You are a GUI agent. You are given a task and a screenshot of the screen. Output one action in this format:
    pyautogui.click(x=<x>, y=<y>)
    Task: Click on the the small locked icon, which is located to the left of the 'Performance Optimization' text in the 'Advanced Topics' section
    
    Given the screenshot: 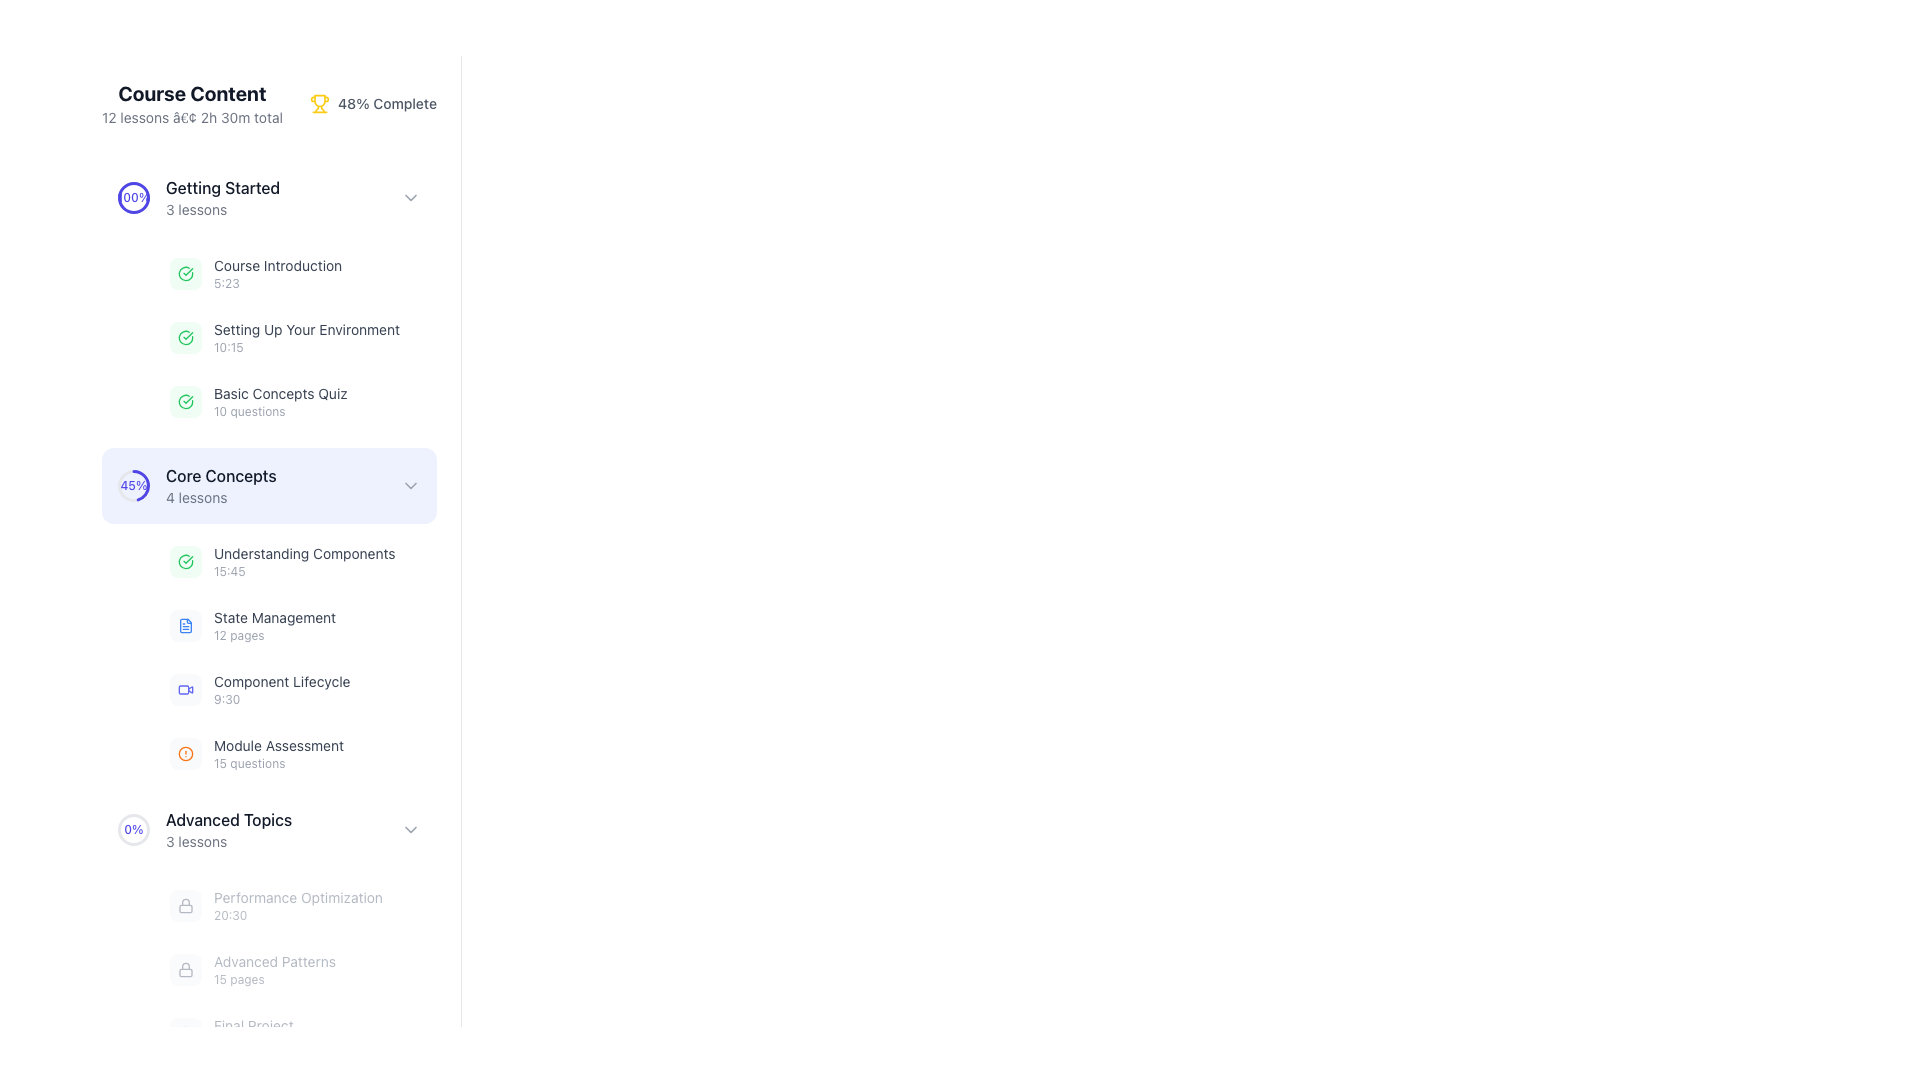 What is the action you would take?
    pyautogui.click(x=186, y=906)
    